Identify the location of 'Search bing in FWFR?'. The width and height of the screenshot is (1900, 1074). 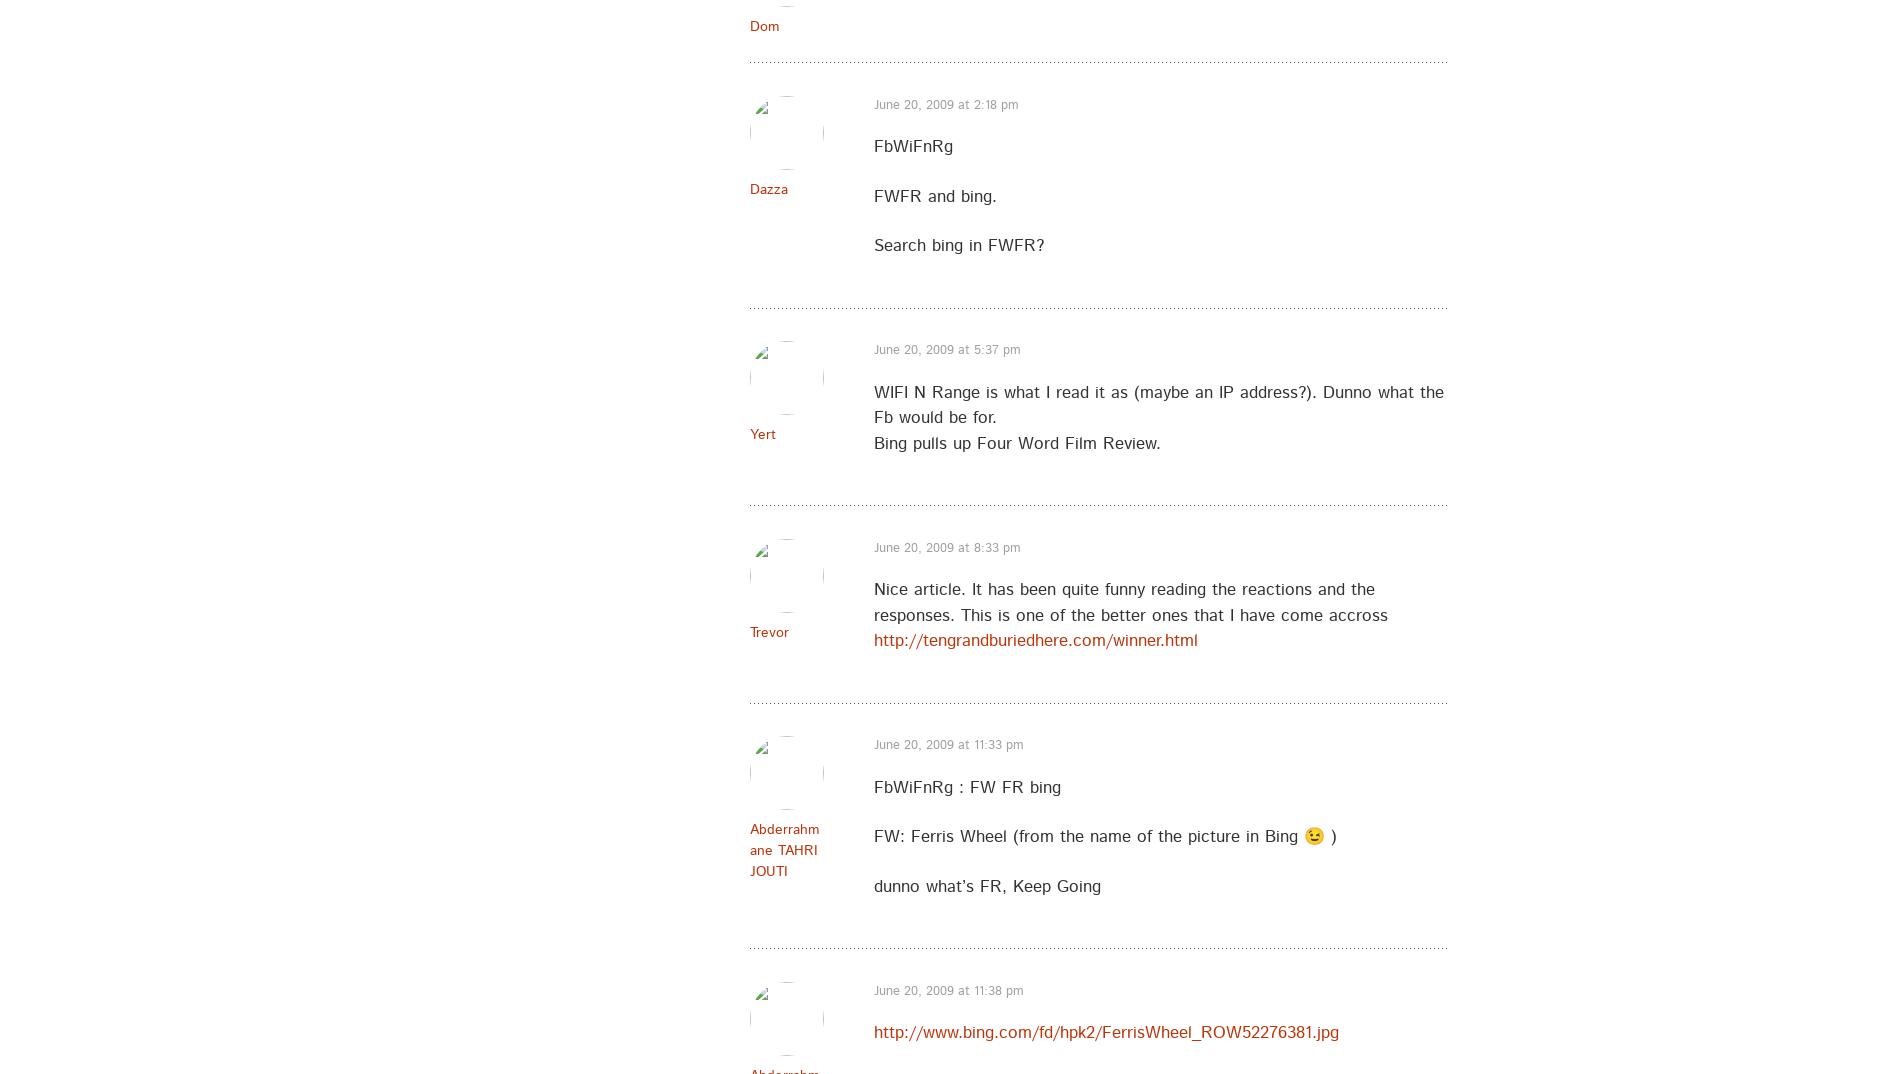
(873, 245).